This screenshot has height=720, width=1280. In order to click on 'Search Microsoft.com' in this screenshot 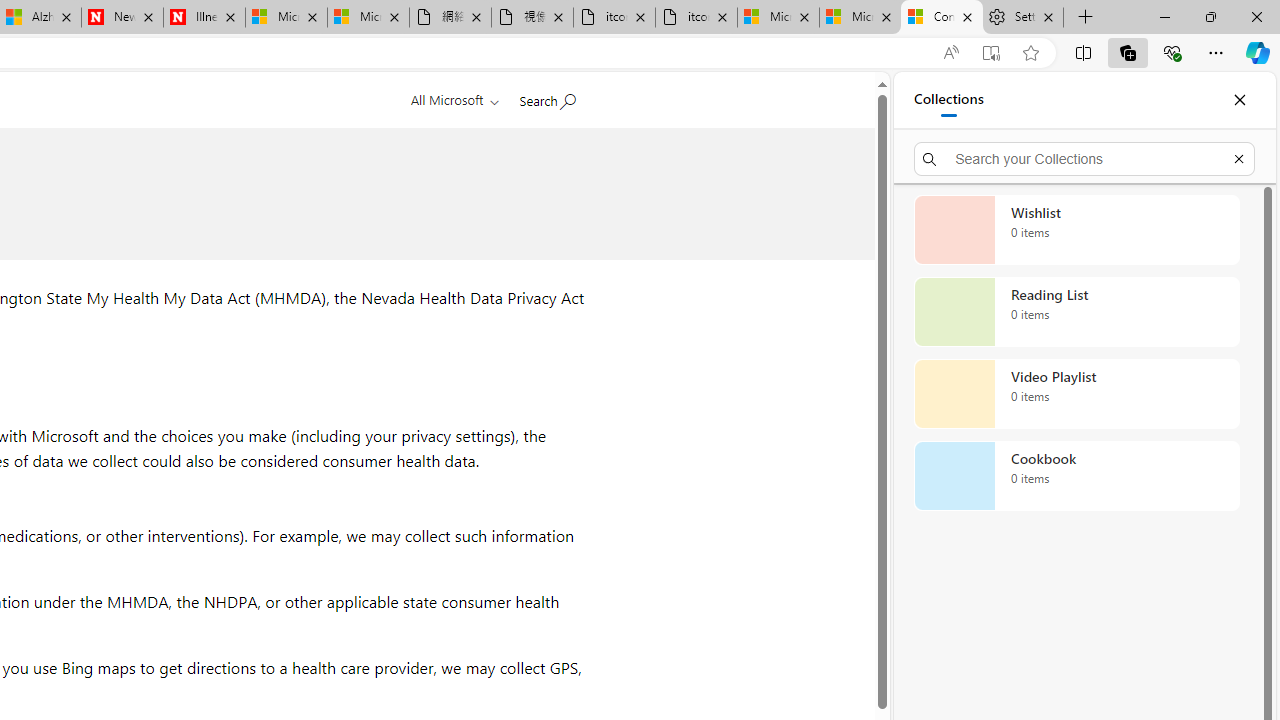, I will do `click(547, 97)`.